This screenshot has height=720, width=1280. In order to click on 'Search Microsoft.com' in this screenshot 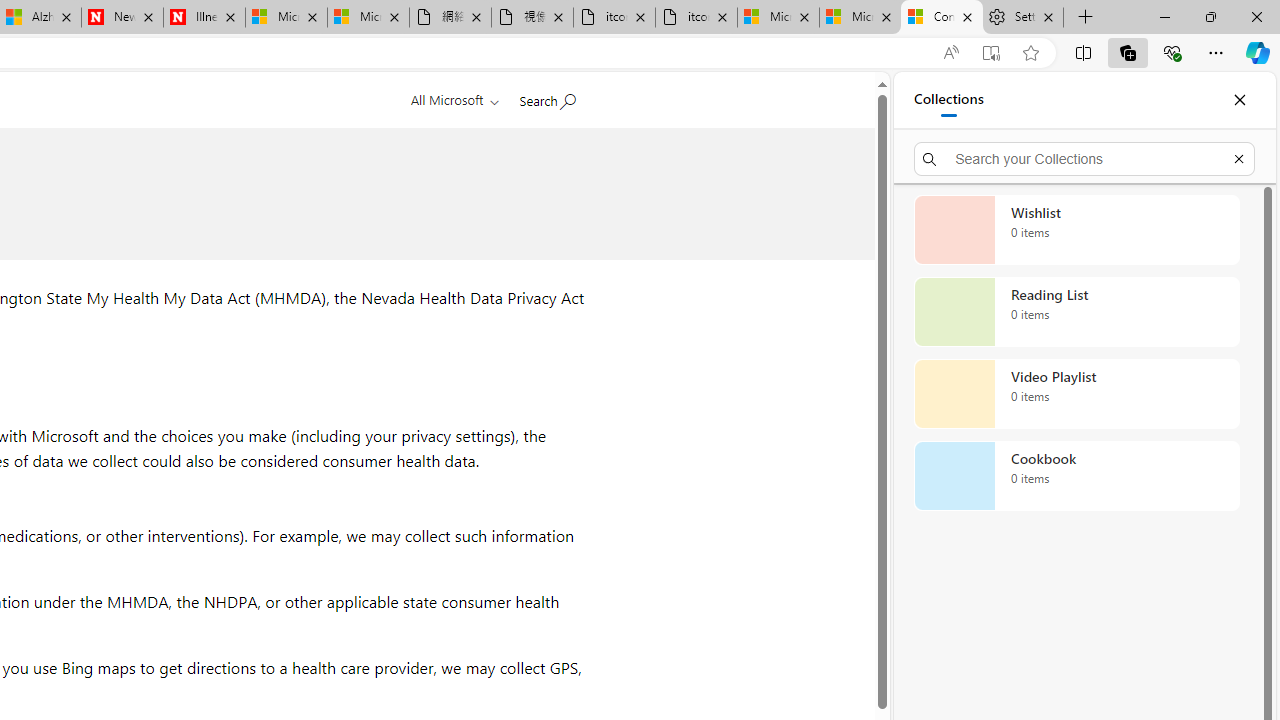, I will do `click(547, 97)`.